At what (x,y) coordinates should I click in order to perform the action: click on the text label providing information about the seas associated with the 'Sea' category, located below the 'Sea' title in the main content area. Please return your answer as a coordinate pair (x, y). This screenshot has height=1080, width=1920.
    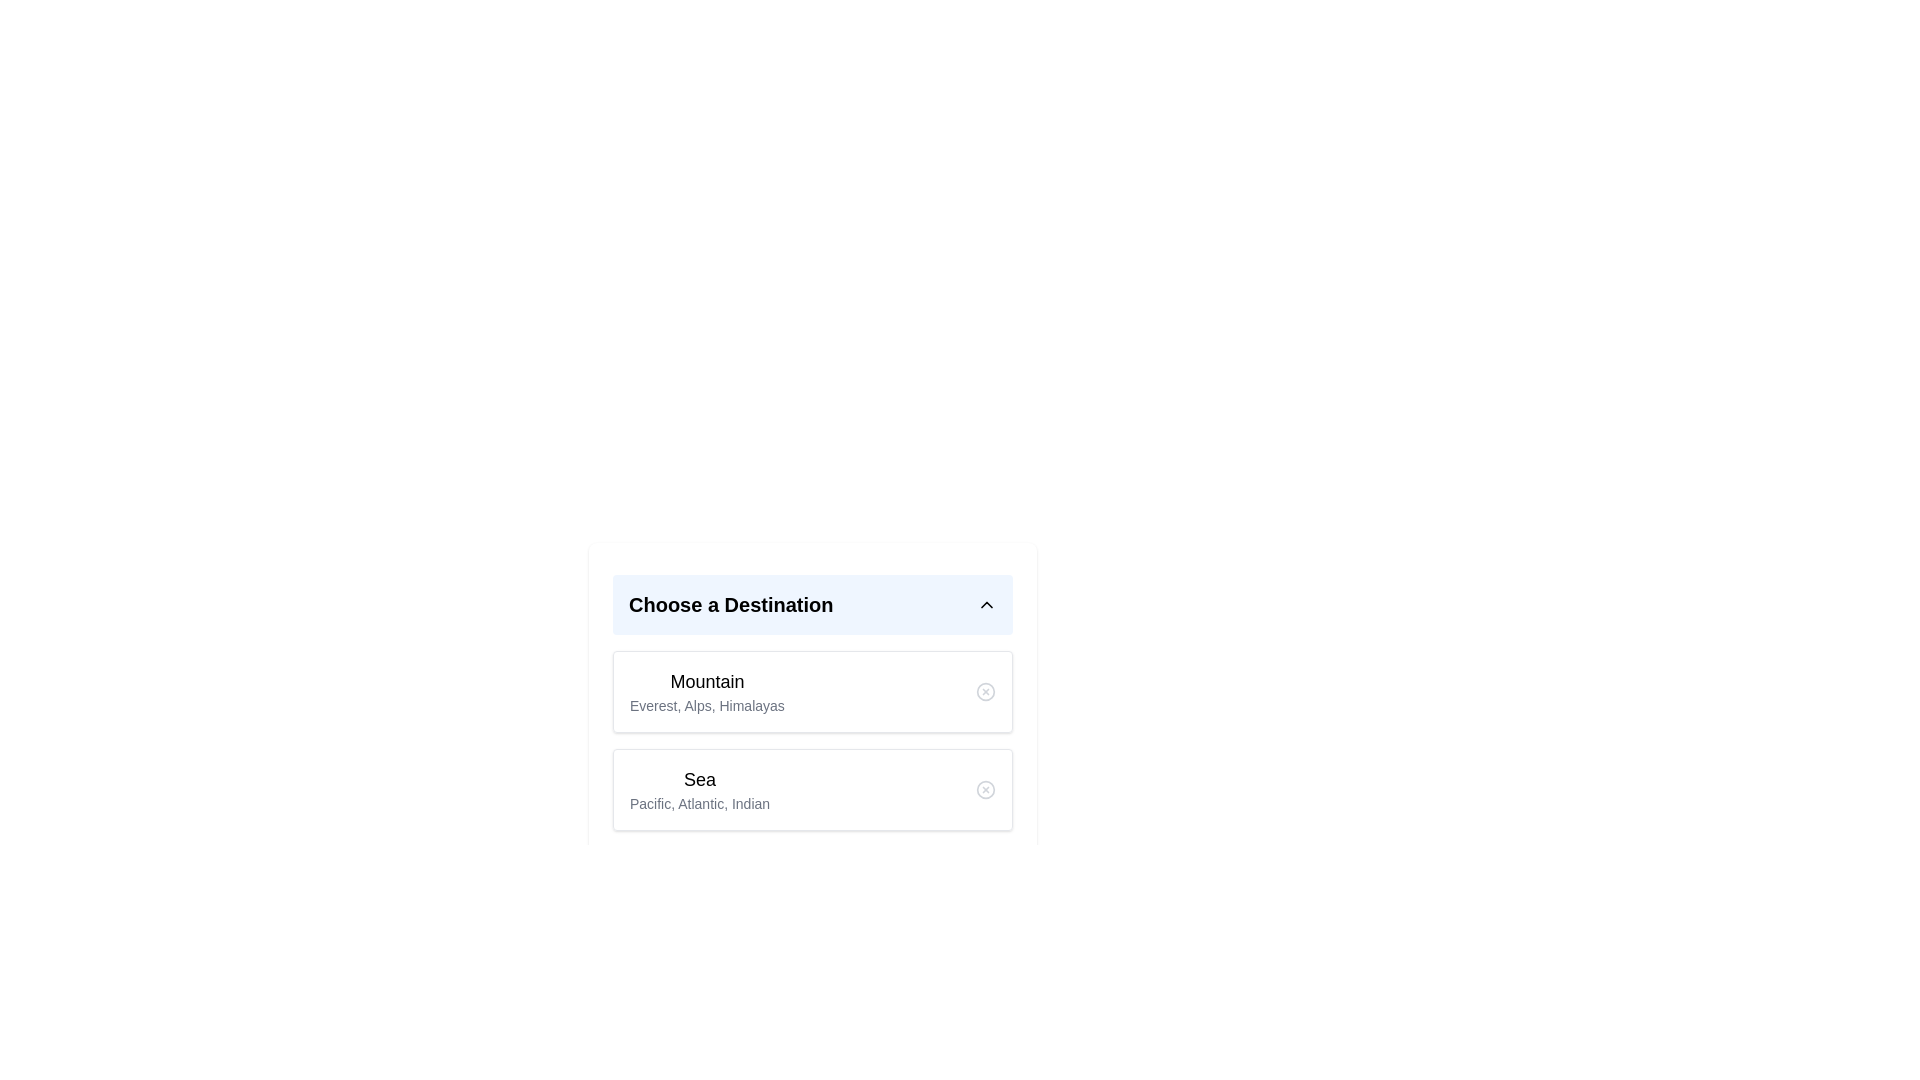
    Looking at the image, I should click on (700, 802).